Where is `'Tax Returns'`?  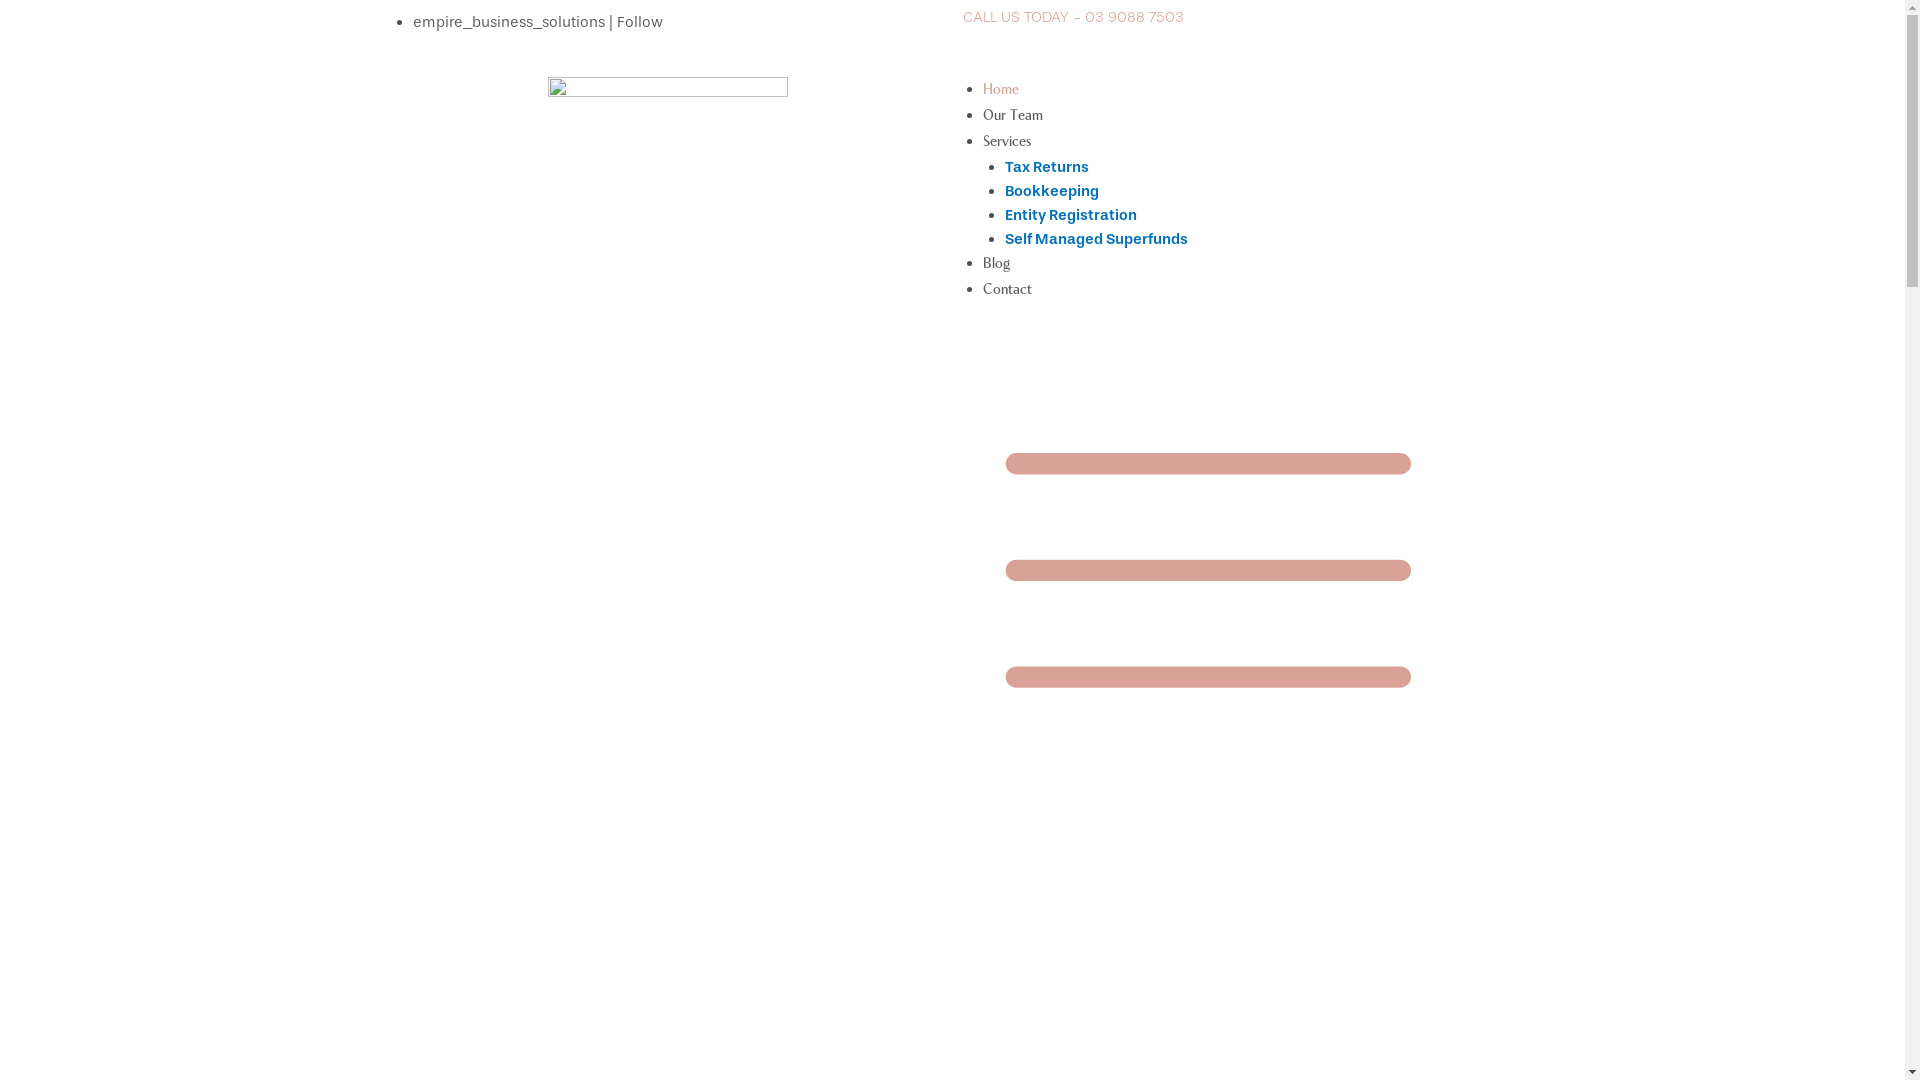
'Tax Returns' is located at coordinates (1045, 165).